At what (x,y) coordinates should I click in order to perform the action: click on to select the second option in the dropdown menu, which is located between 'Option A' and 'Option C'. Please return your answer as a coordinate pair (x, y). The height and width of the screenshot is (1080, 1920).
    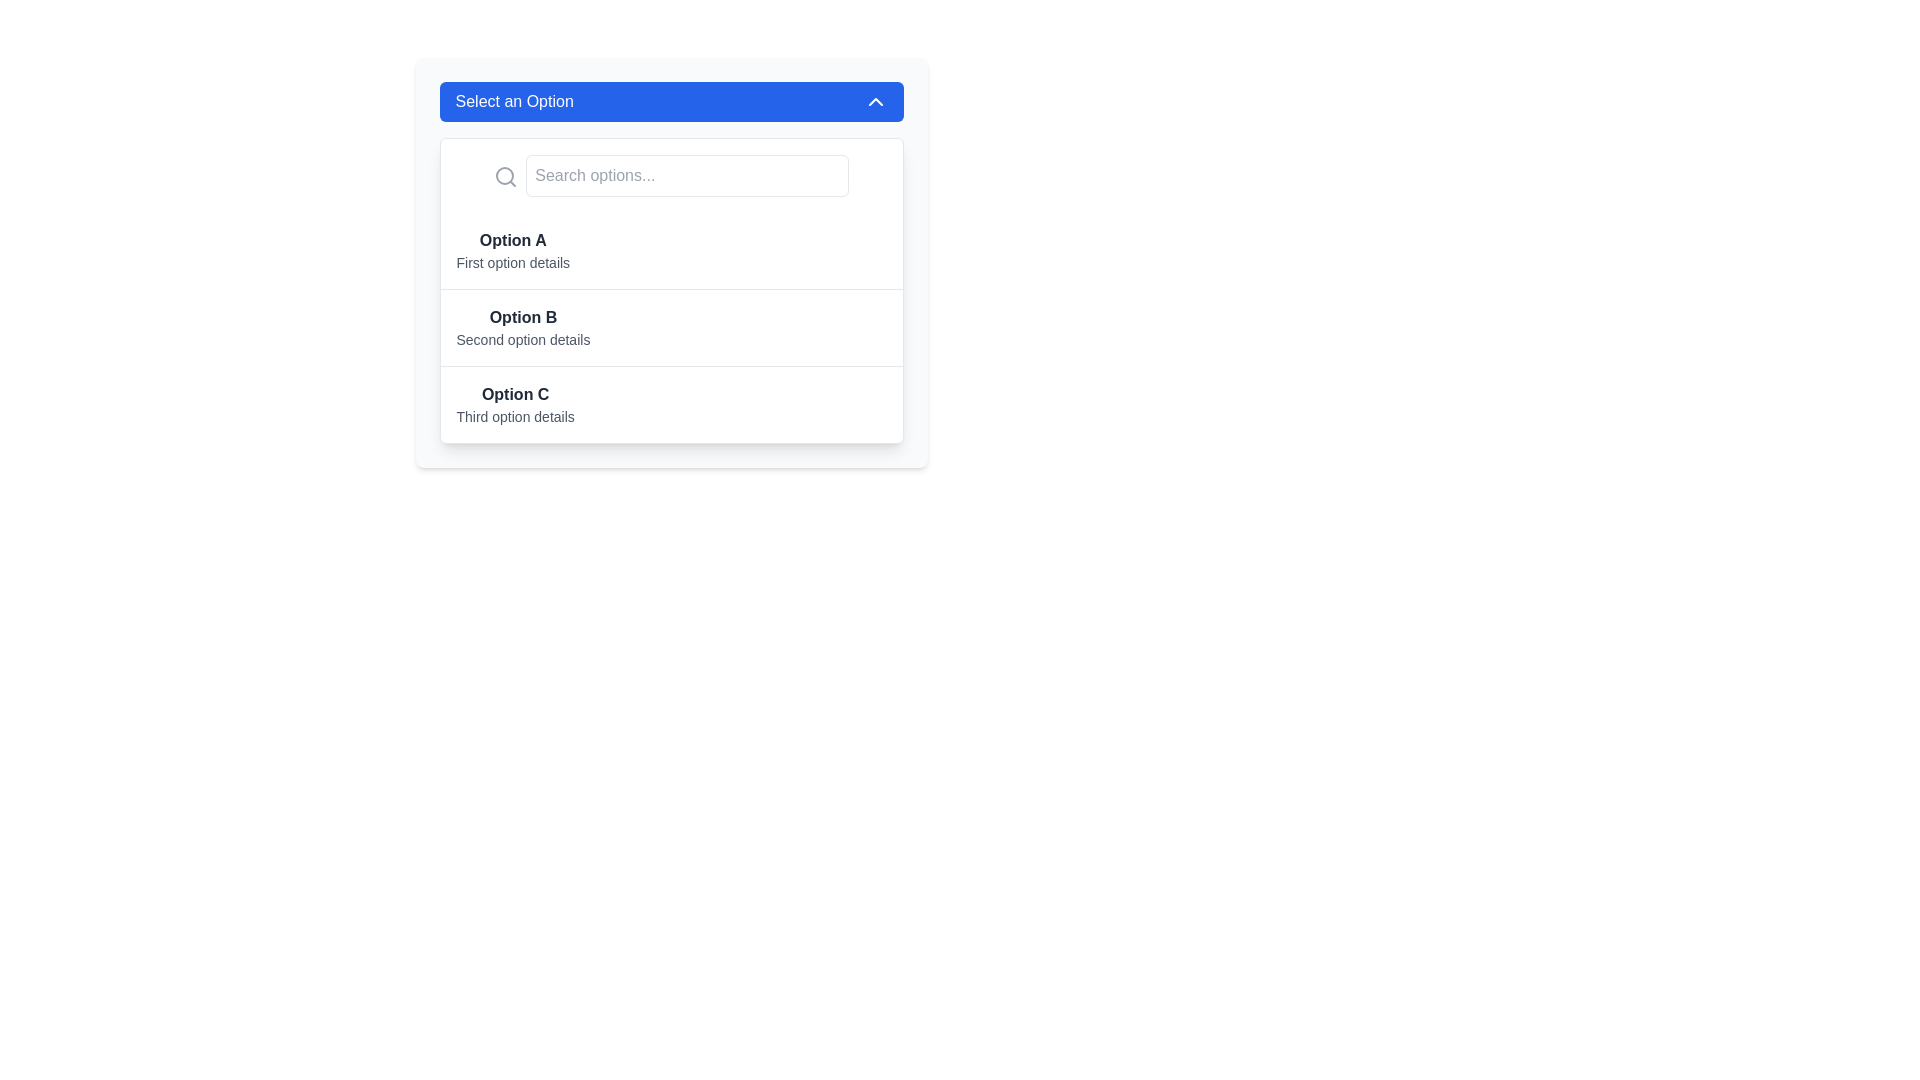
    Looking at the image, I should click on (671, 326).